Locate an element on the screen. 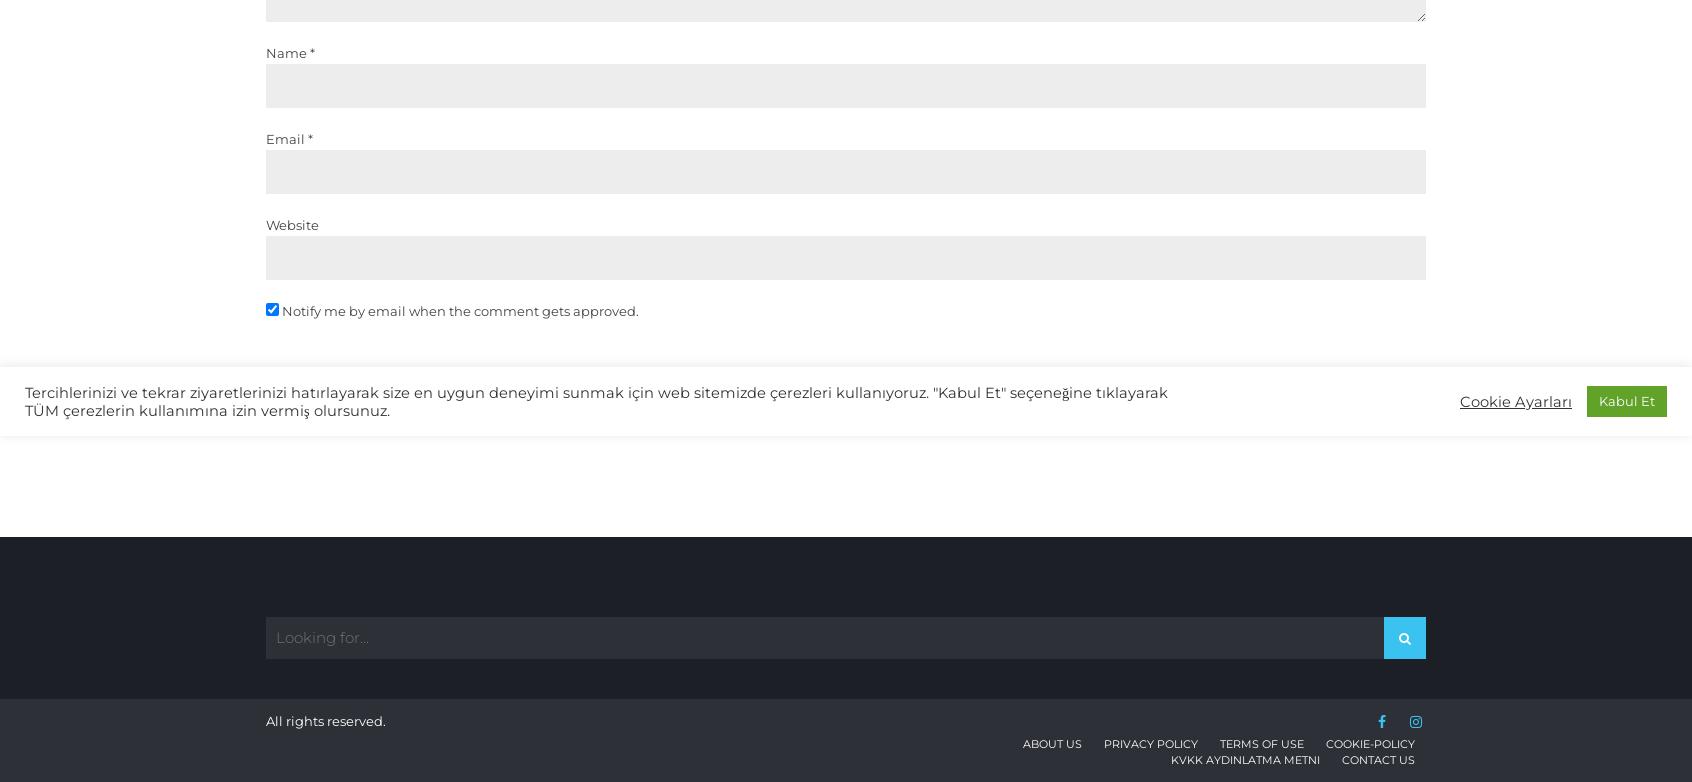 The width and height of the screenshot is (1692, 782). 'All rights reserved.' is located at coordinates (265, 720).